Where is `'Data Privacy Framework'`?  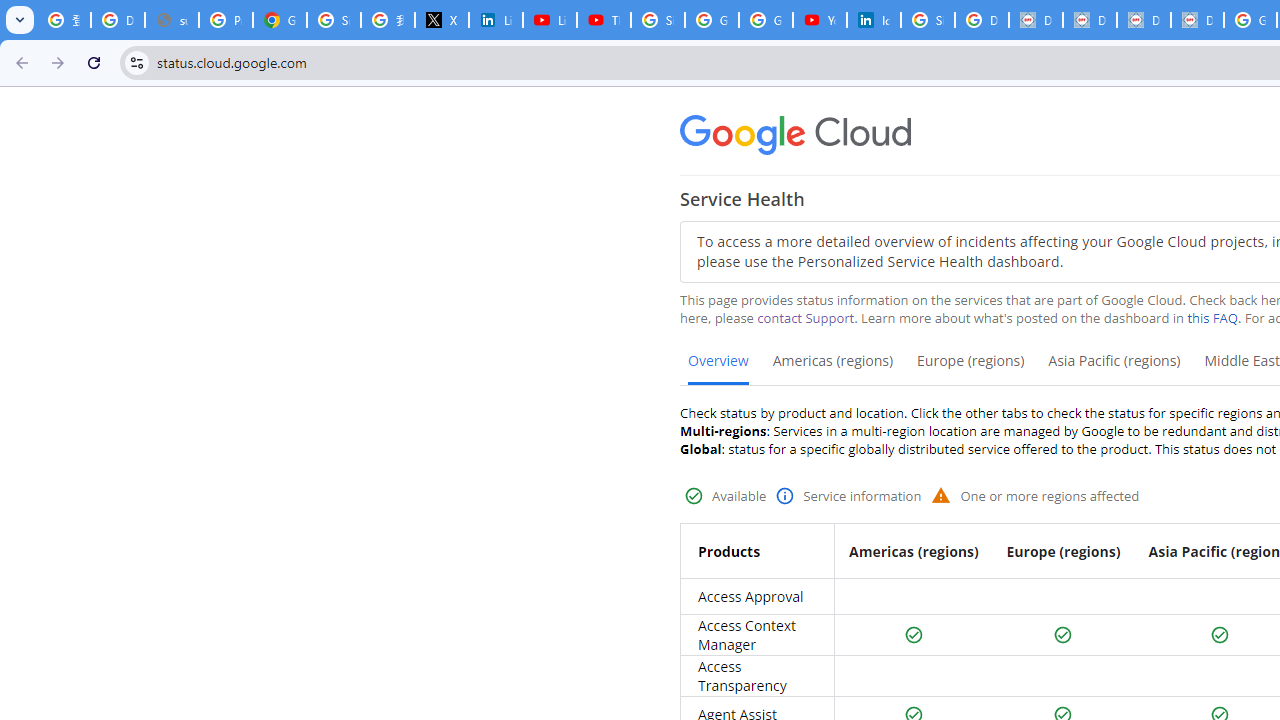
'Data Privacy Framework' is located at coordinates (1036, 20).